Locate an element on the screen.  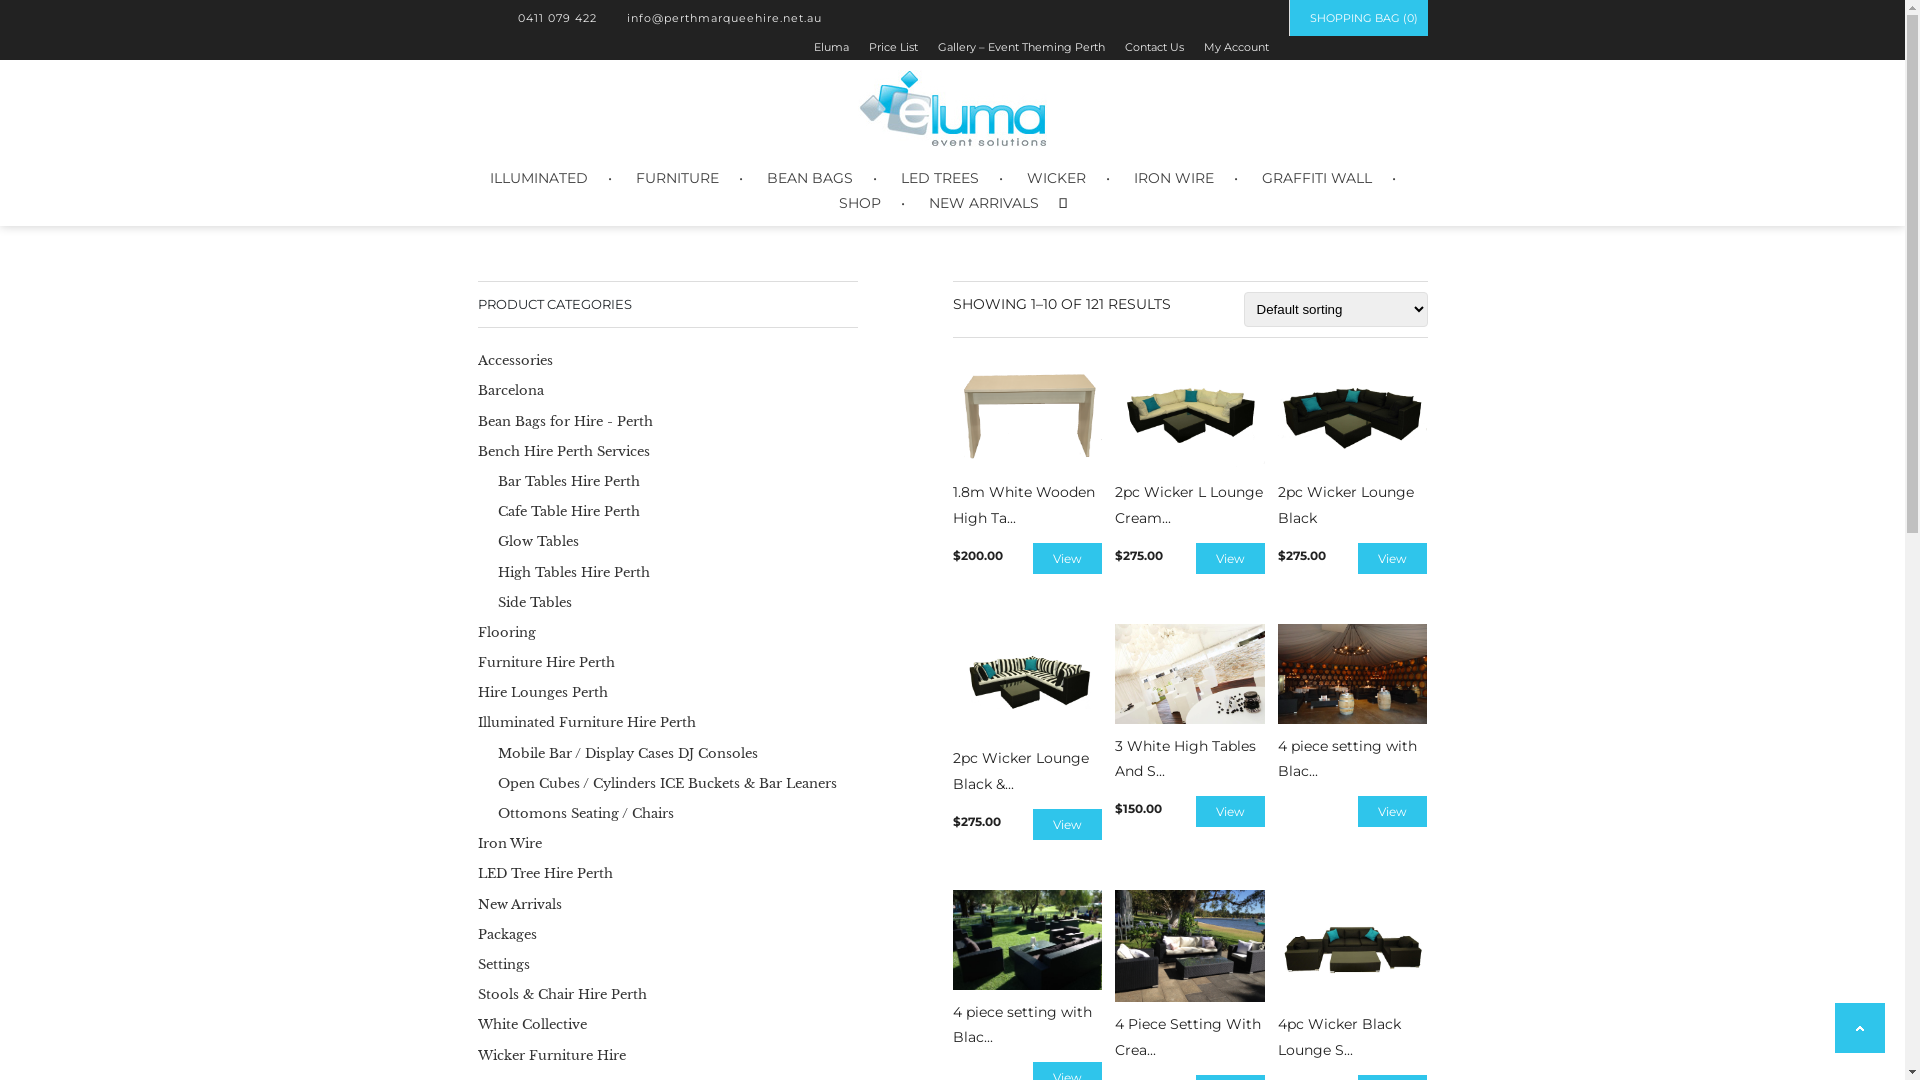
'FURNITURE' is located at coordinates (677, 177).